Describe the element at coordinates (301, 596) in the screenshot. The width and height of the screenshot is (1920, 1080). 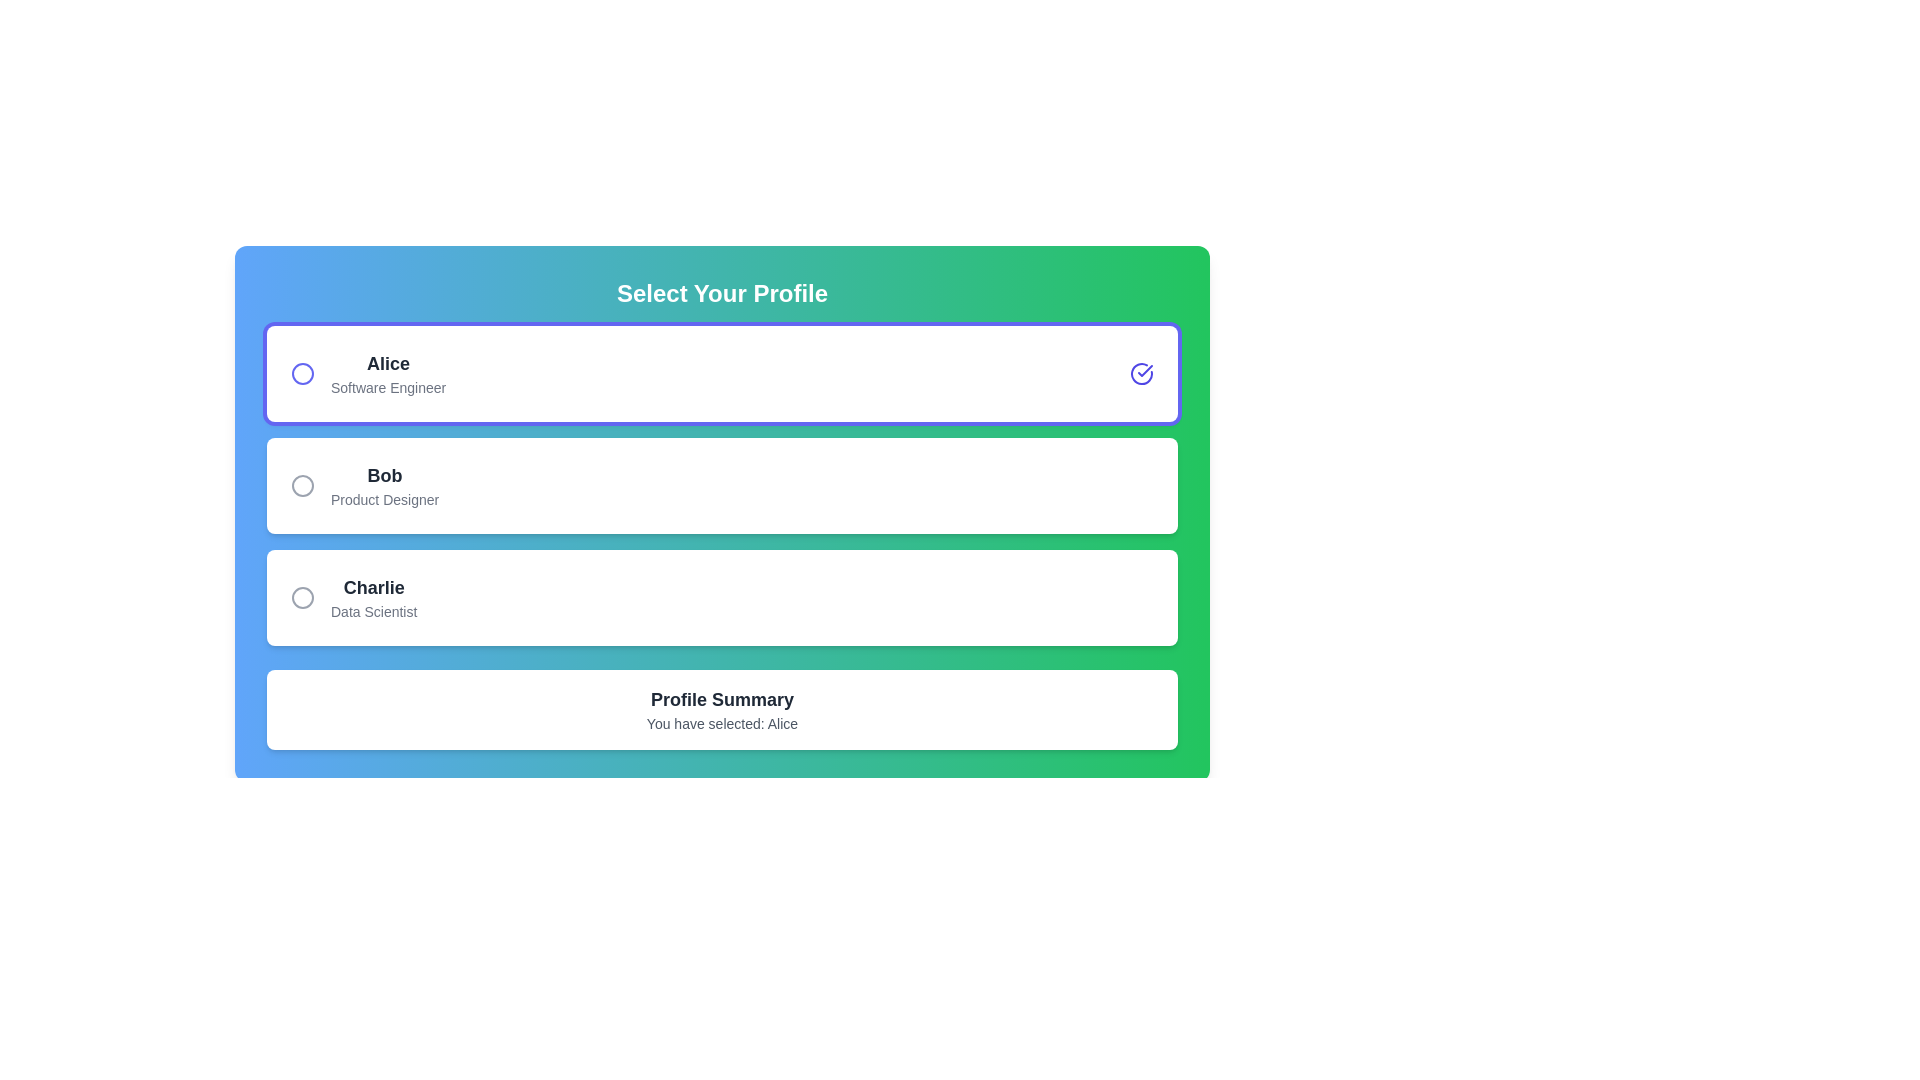
I see `the circular icon with a gray outline and white fill located within the user profile card labeled 'Charlie', which is the third profile in the list` at that location.